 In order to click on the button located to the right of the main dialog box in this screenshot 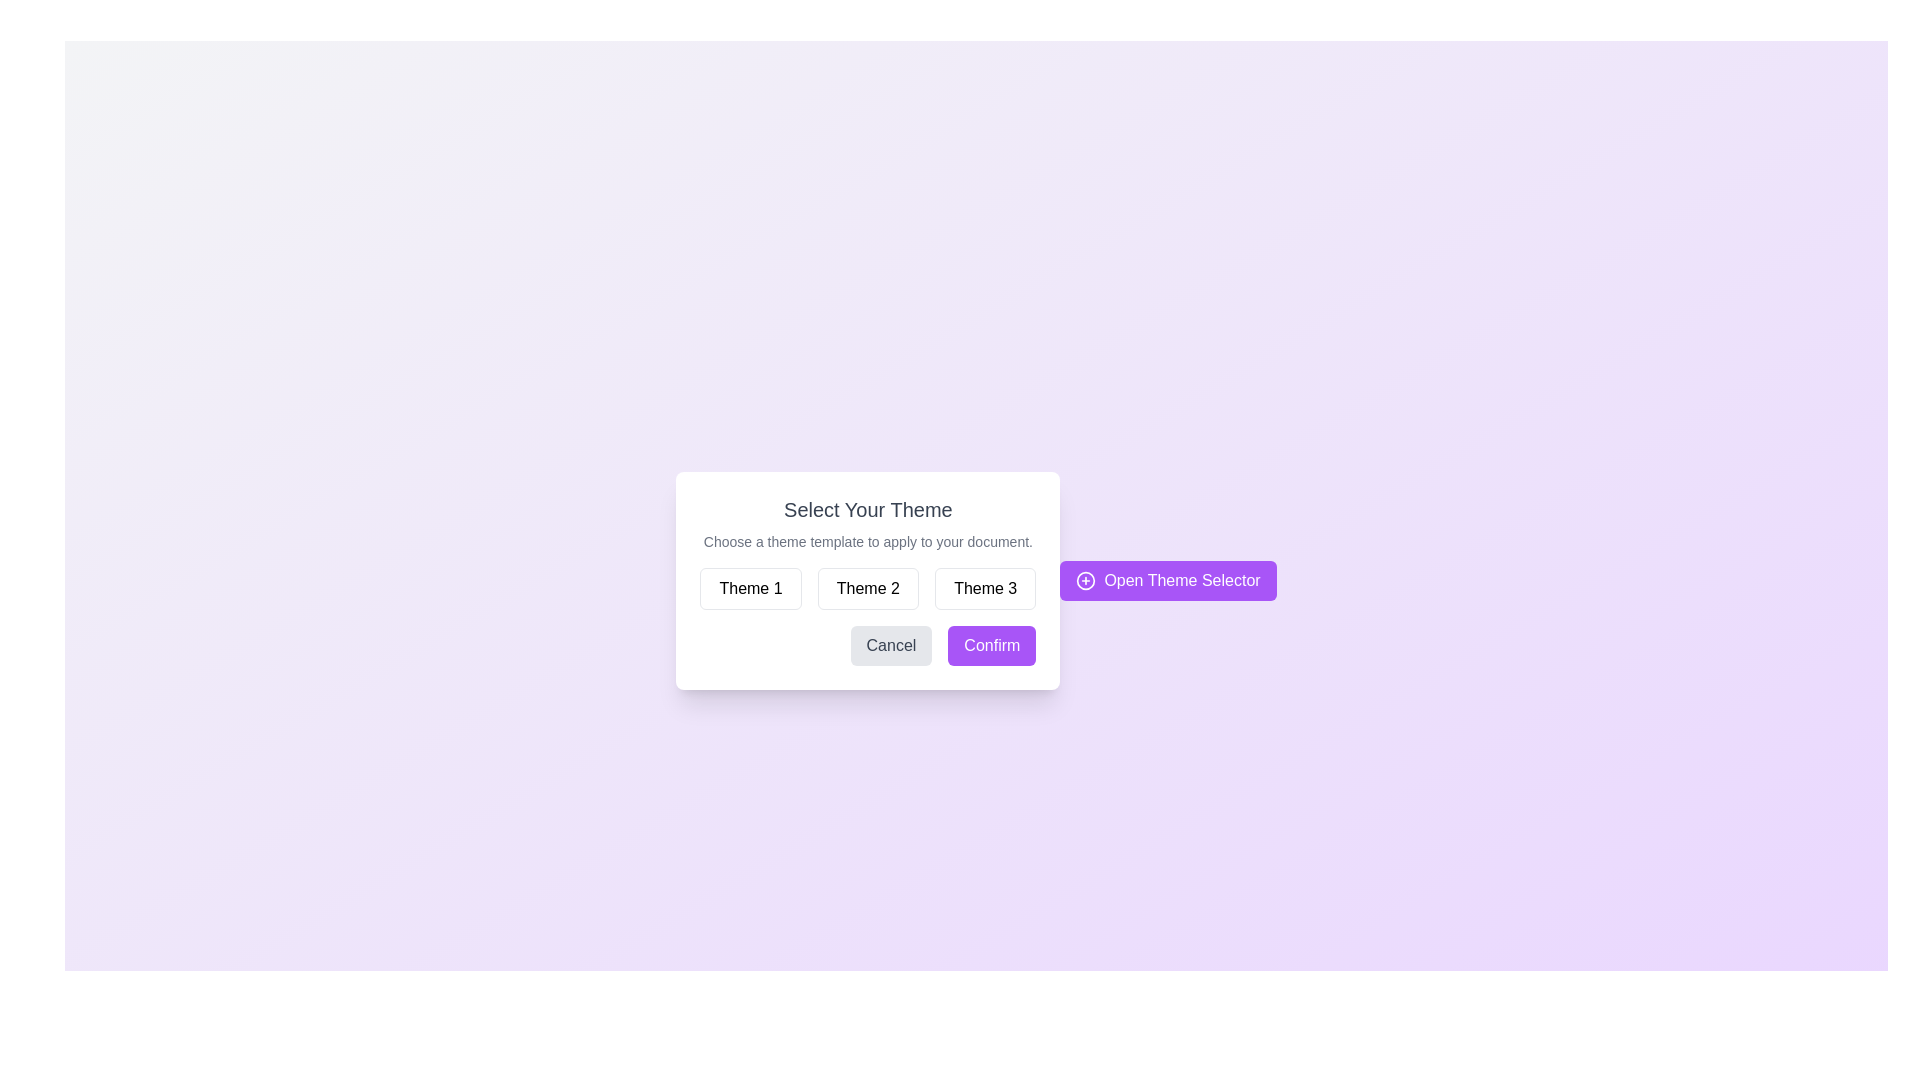, I will do `click(1167, 581)`.